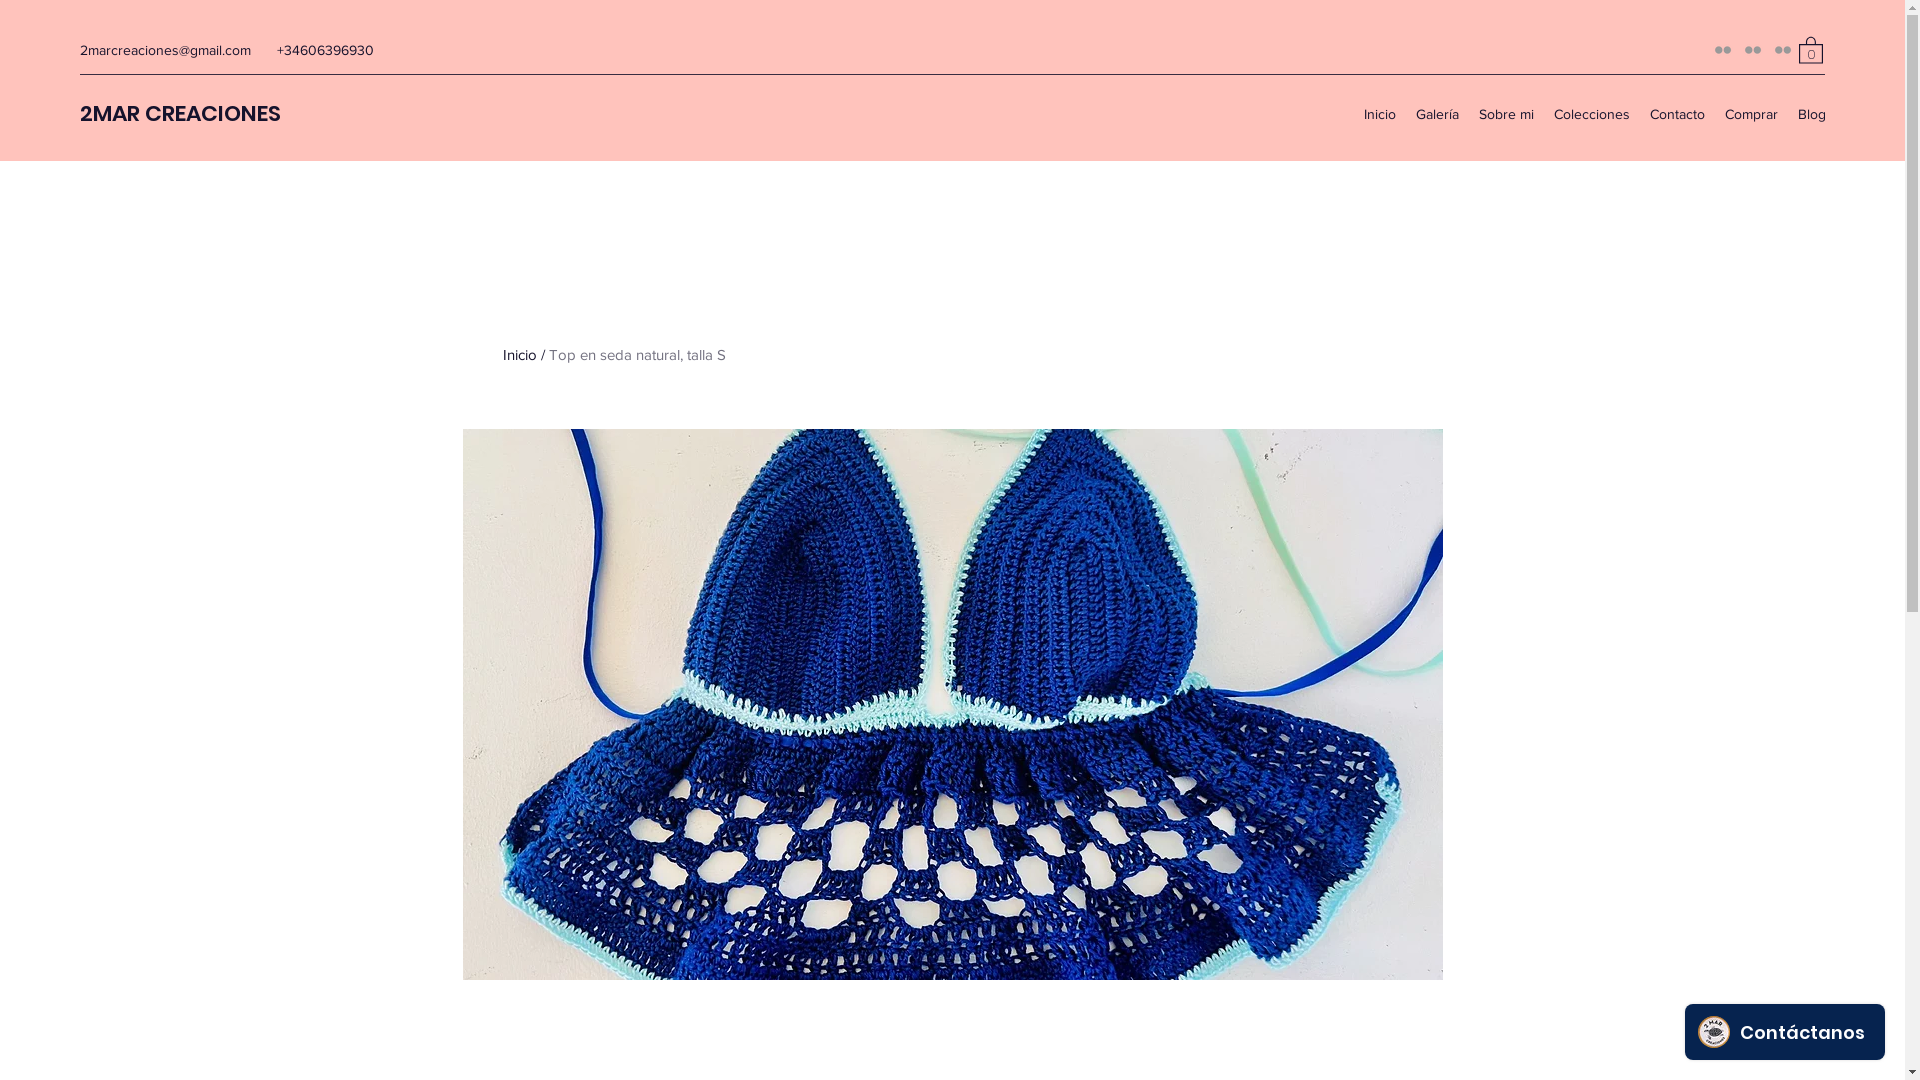  What do you see at coordinates (165, 49) in the screenshot?
I see `'2marcreaciones@gmail.com'` at bounding box center [165, 49].